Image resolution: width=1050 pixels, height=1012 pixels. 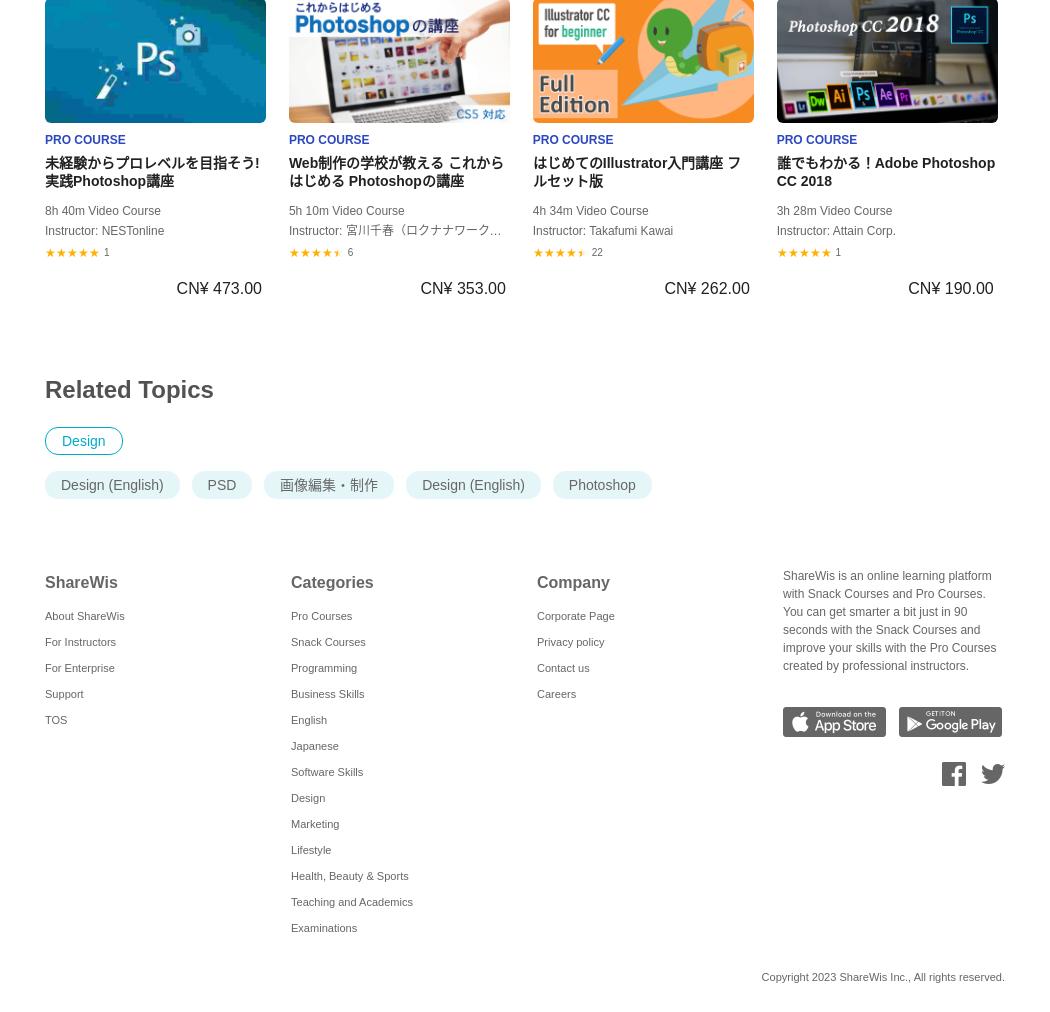 I want to click on 'Programming', so click(x=324, y=668).